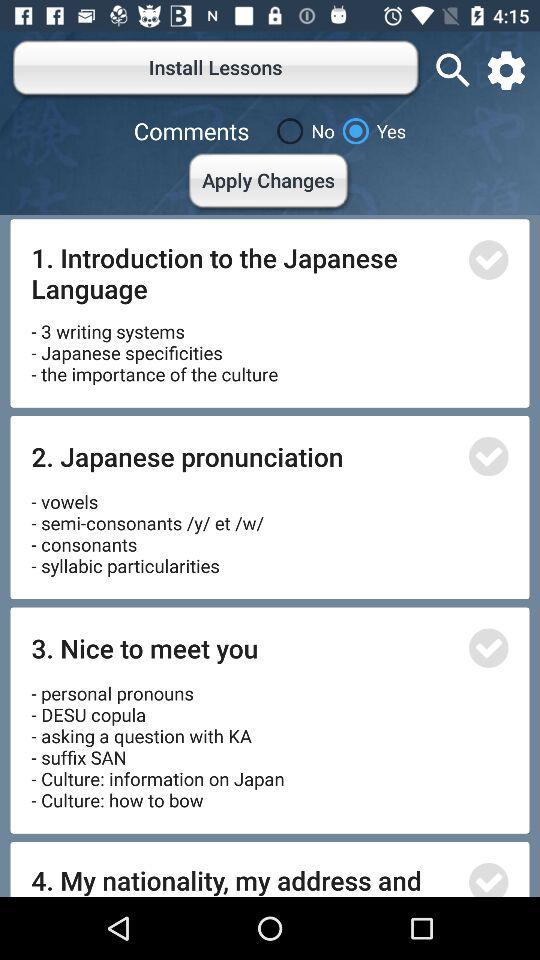  Describe the element at coordinates (487, 878) in the screenshot. I see `to select the option` at that location.